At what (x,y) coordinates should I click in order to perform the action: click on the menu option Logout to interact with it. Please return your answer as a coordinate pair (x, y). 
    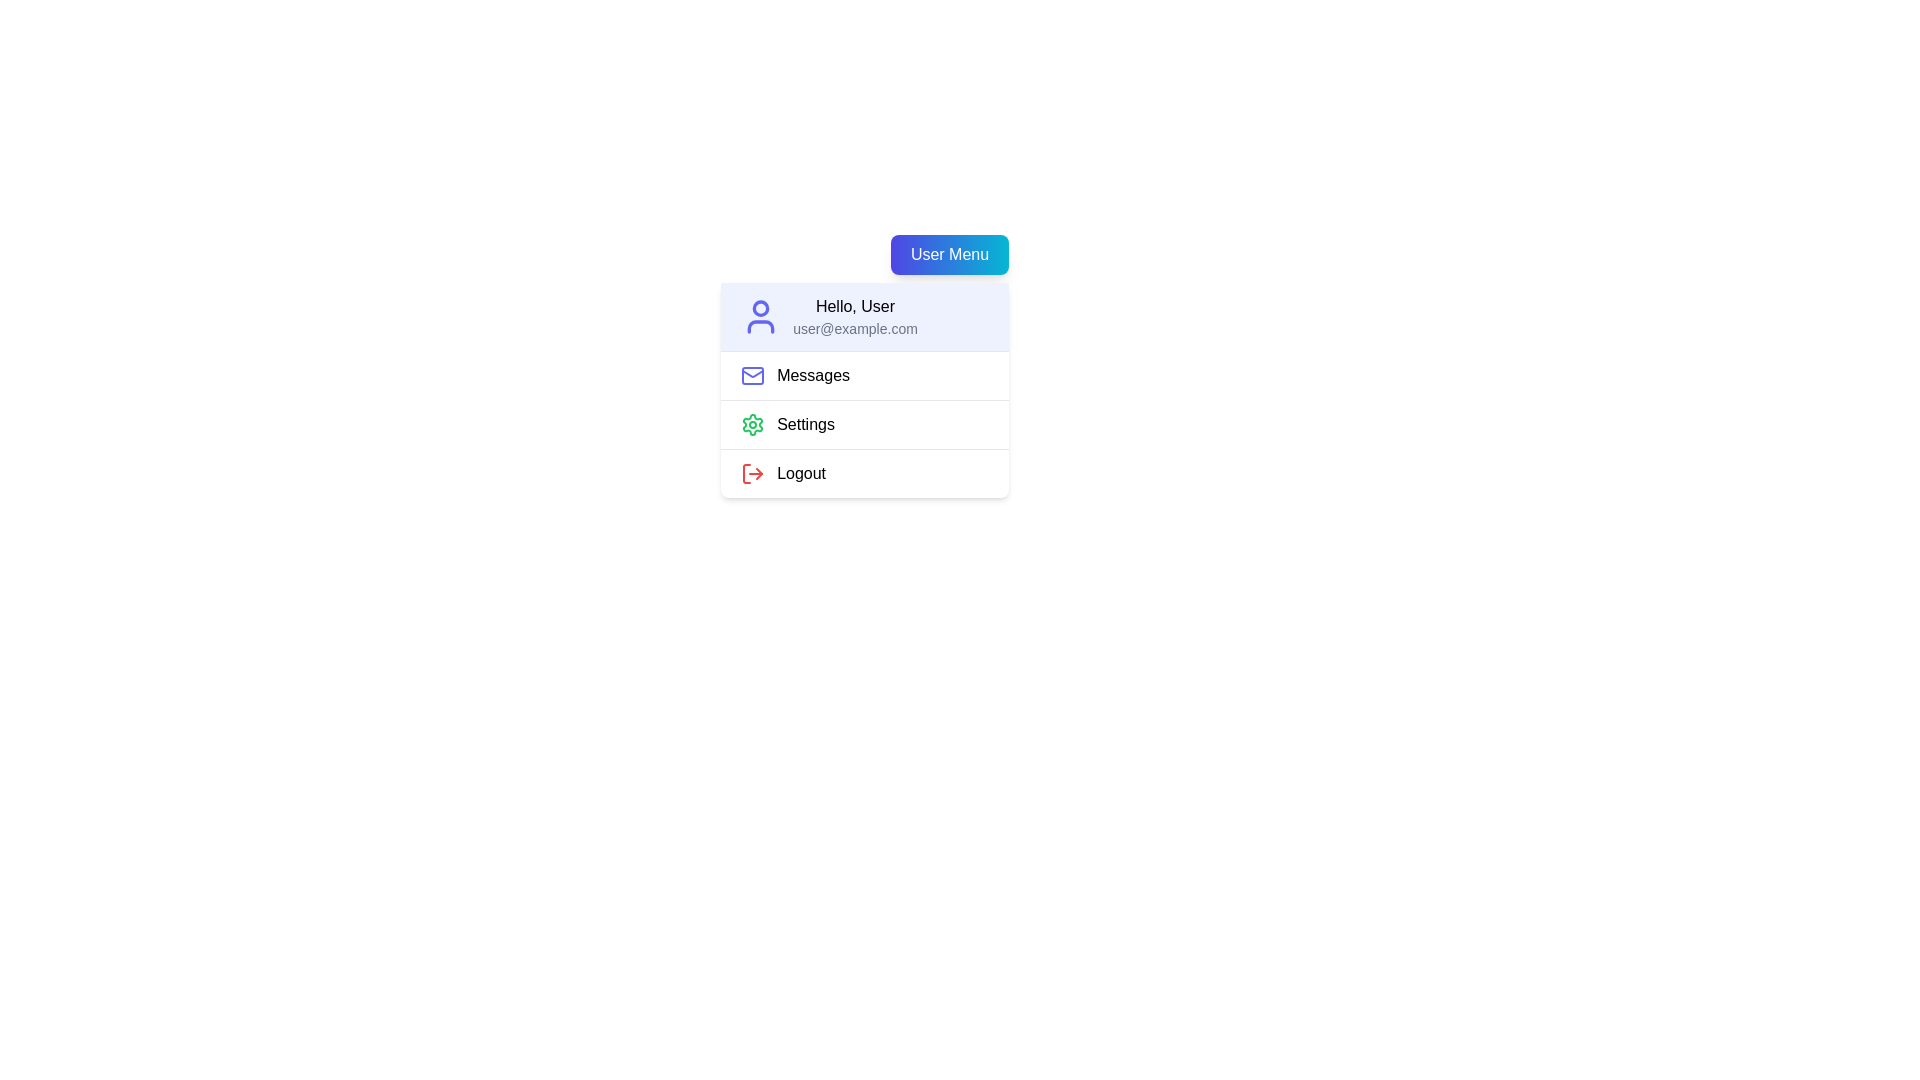
    Looking at the image, I should click on (865, 473).